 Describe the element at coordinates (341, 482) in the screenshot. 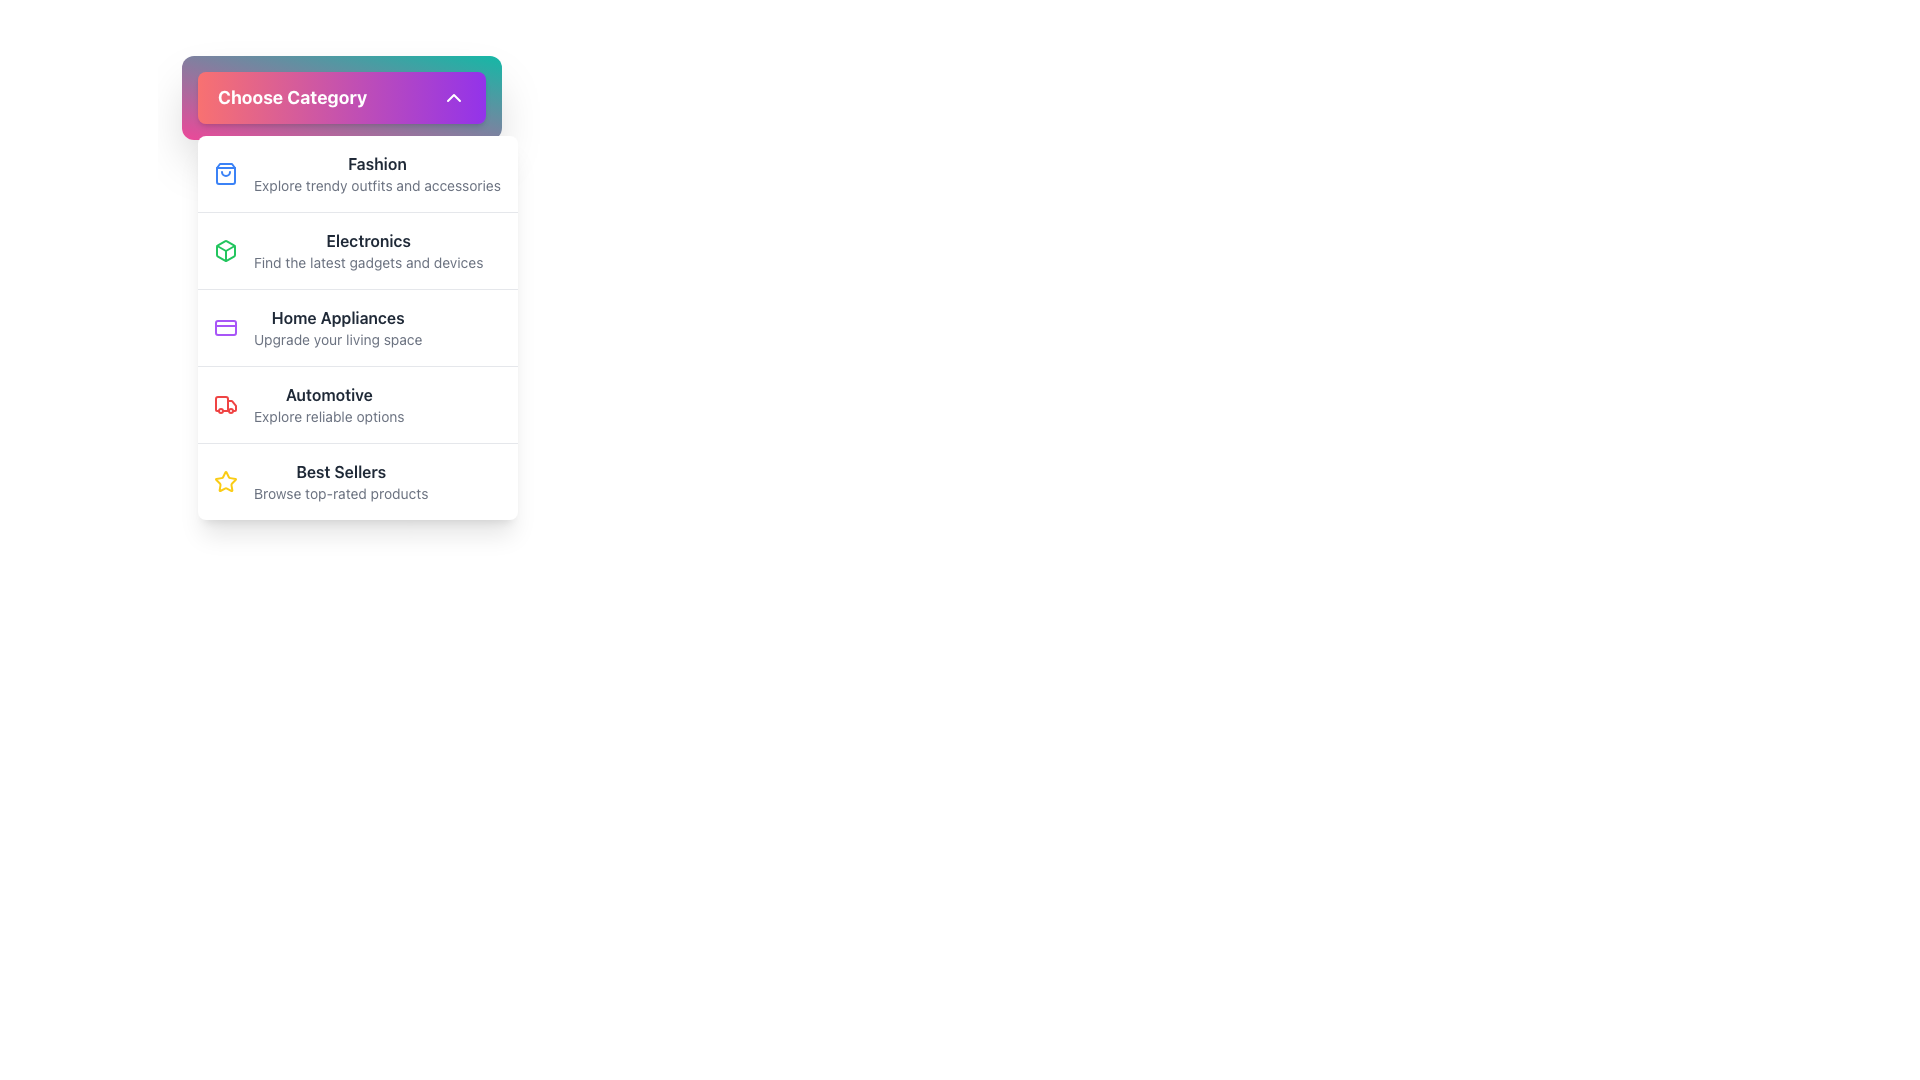

I see `the 'Best Sellers' text element located at the bottom of the category options dropdown, below 'Automotive'` at that location.